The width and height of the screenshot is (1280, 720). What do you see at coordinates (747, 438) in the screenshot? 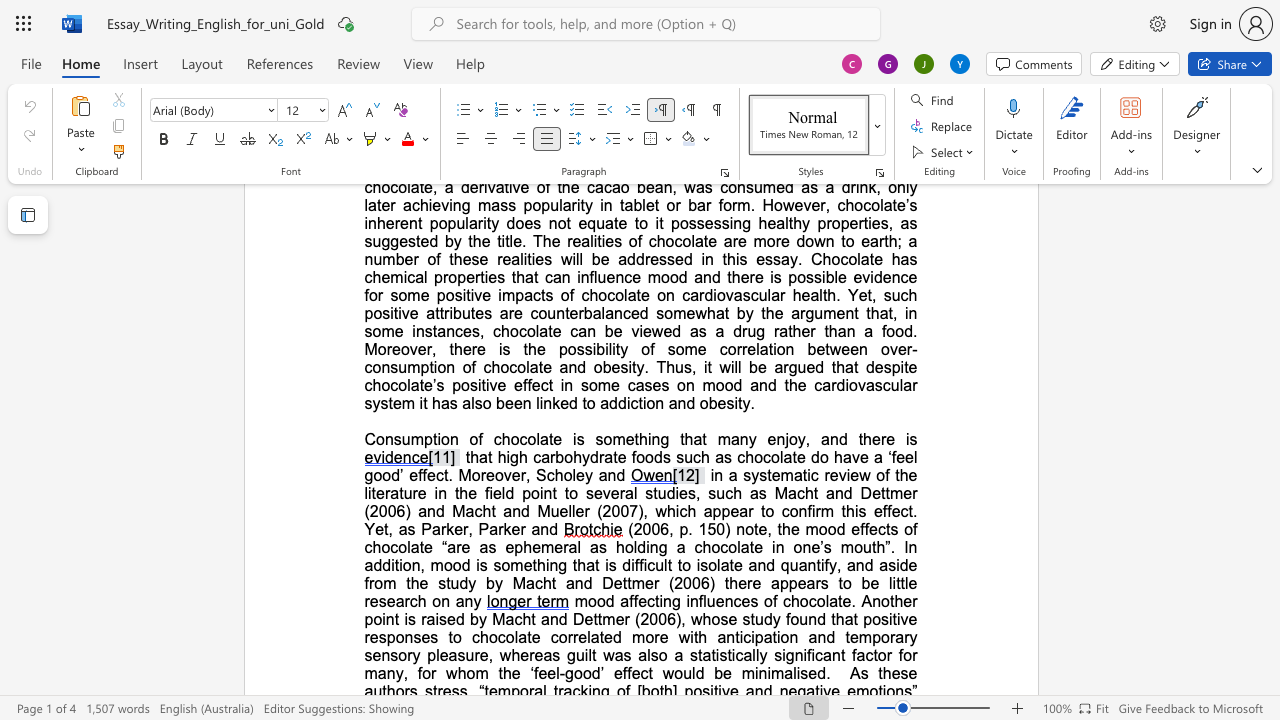
I see `the space between the continuous character "n" and "y" in the text` at bounding box center [747, 438].